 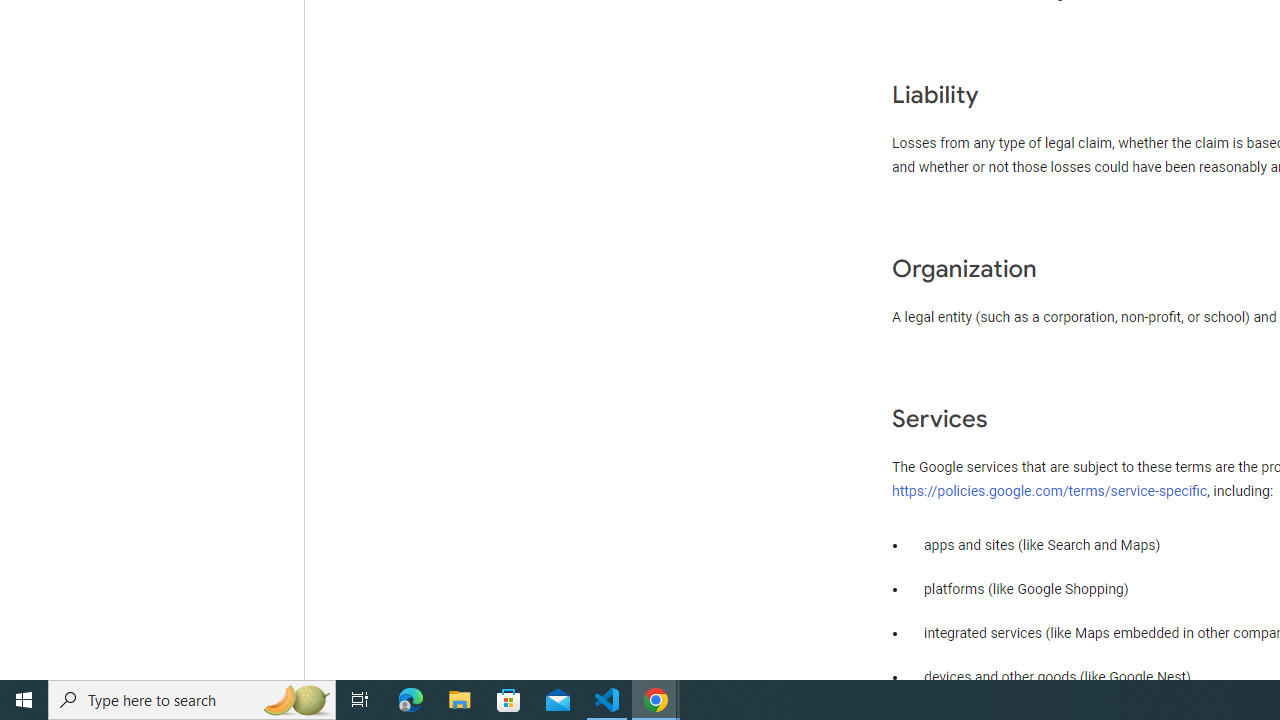 What do you see at coordinates (1049, 490) in the screenshot?
I see `'https://policies.google.com/terms/service-specific'` at bounding box center [1049, 490].